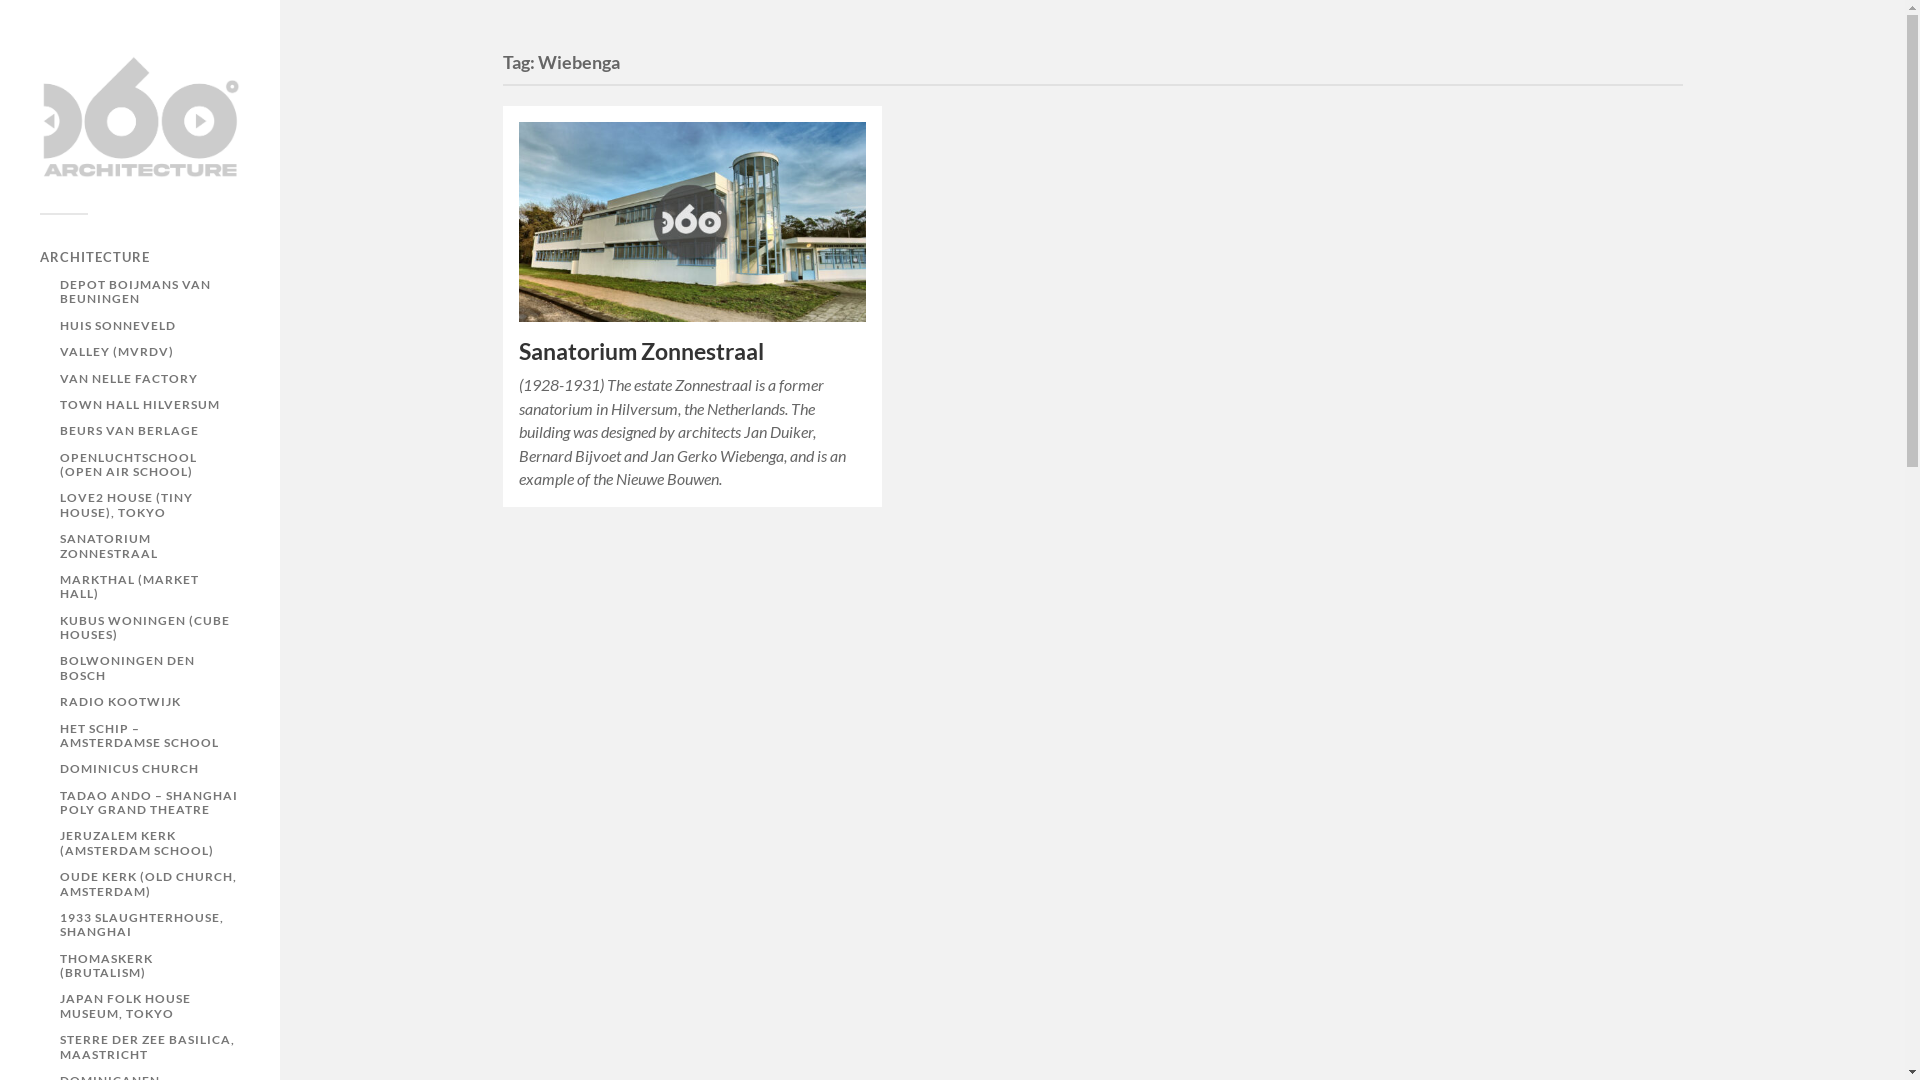  What do you see at coordinates (59, 1045) in the screenshot?
I see `'STERRE DER ZEE BASILICA, MAASTRICHT'` at bounding box center [59, 1045].